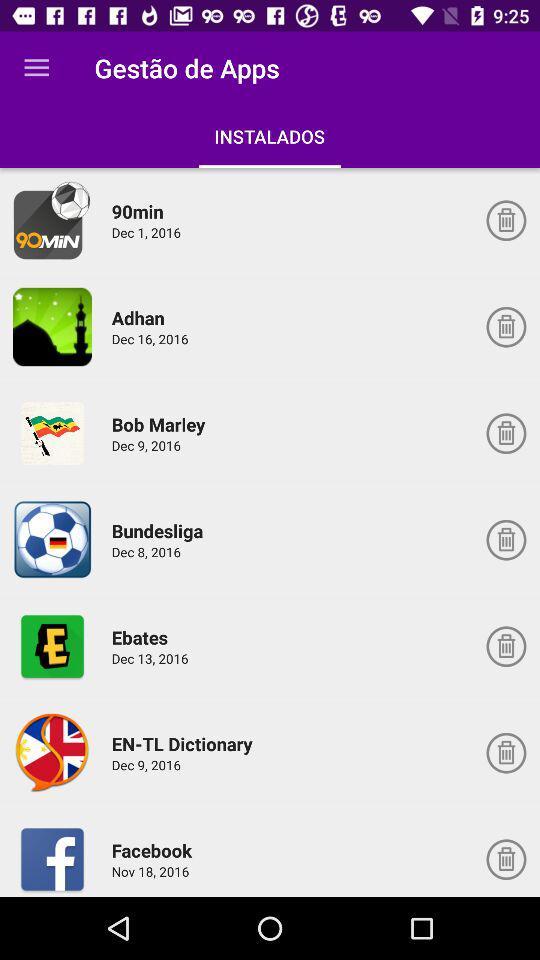  What do you see at coordinates (52, 645) in the screenshot?
I see `app icon` at bounding box center [52, 645].